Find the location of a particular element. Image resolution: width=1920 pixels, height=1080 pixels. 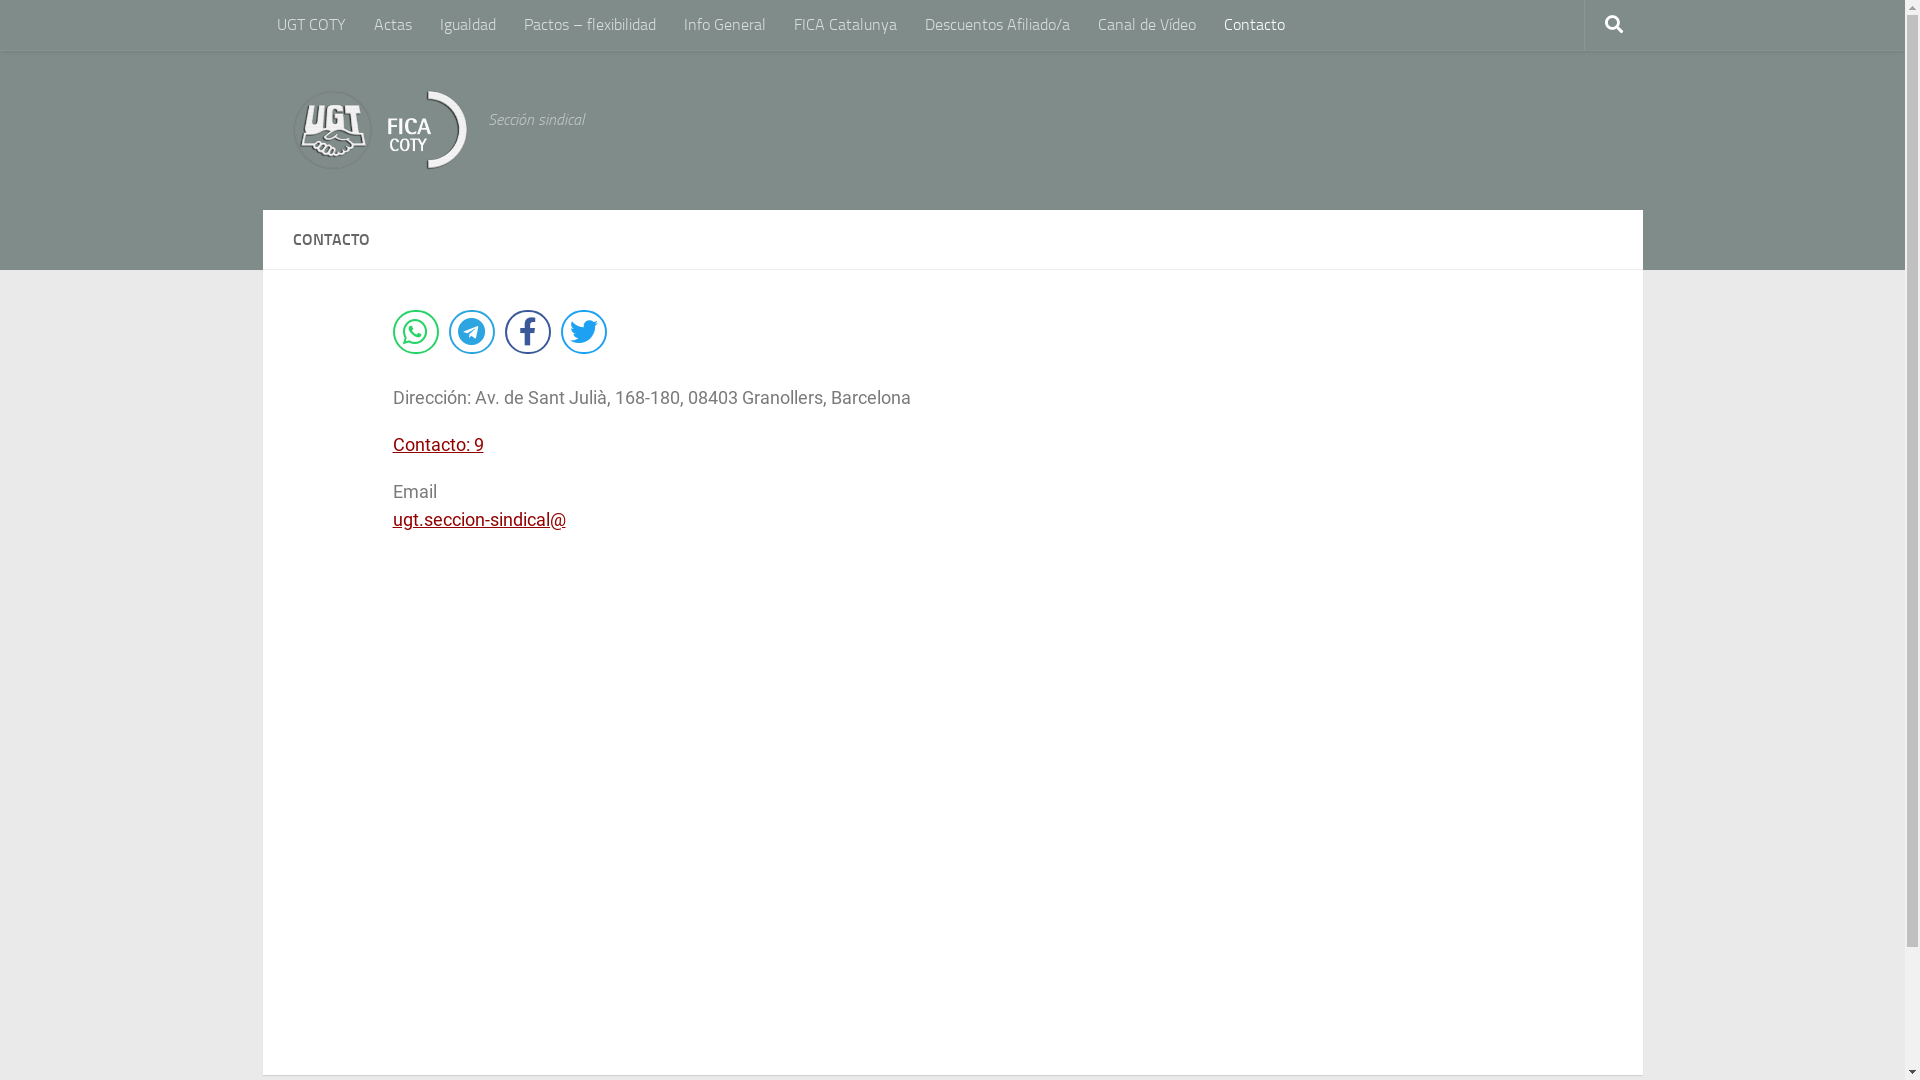

'Descuentos Afiliado/a' is located at coordinates (996, 24).